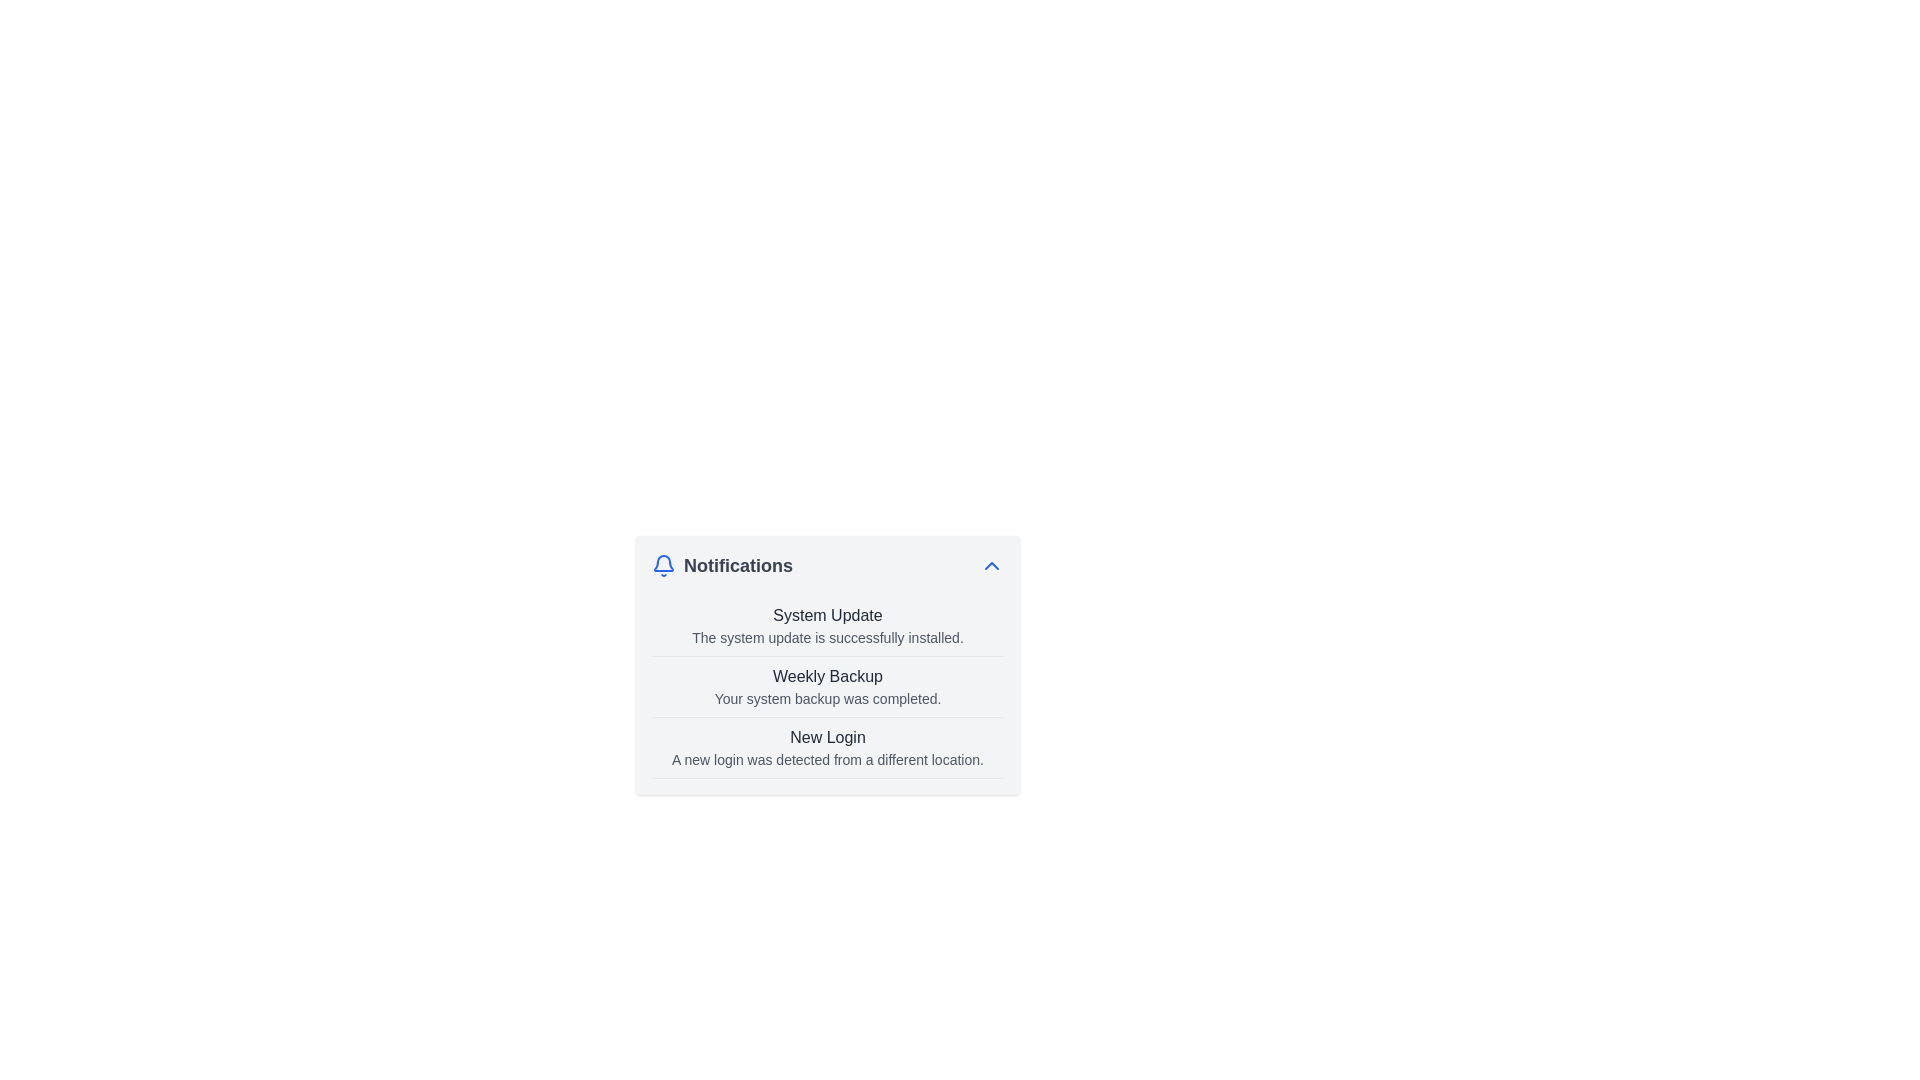  What do you see at coordinates (828, 737) in the screenshot?
I see `the Text label that acts as a header for a notification entry, positioned at the center of the notification panel` at bounding box center [828, 737].